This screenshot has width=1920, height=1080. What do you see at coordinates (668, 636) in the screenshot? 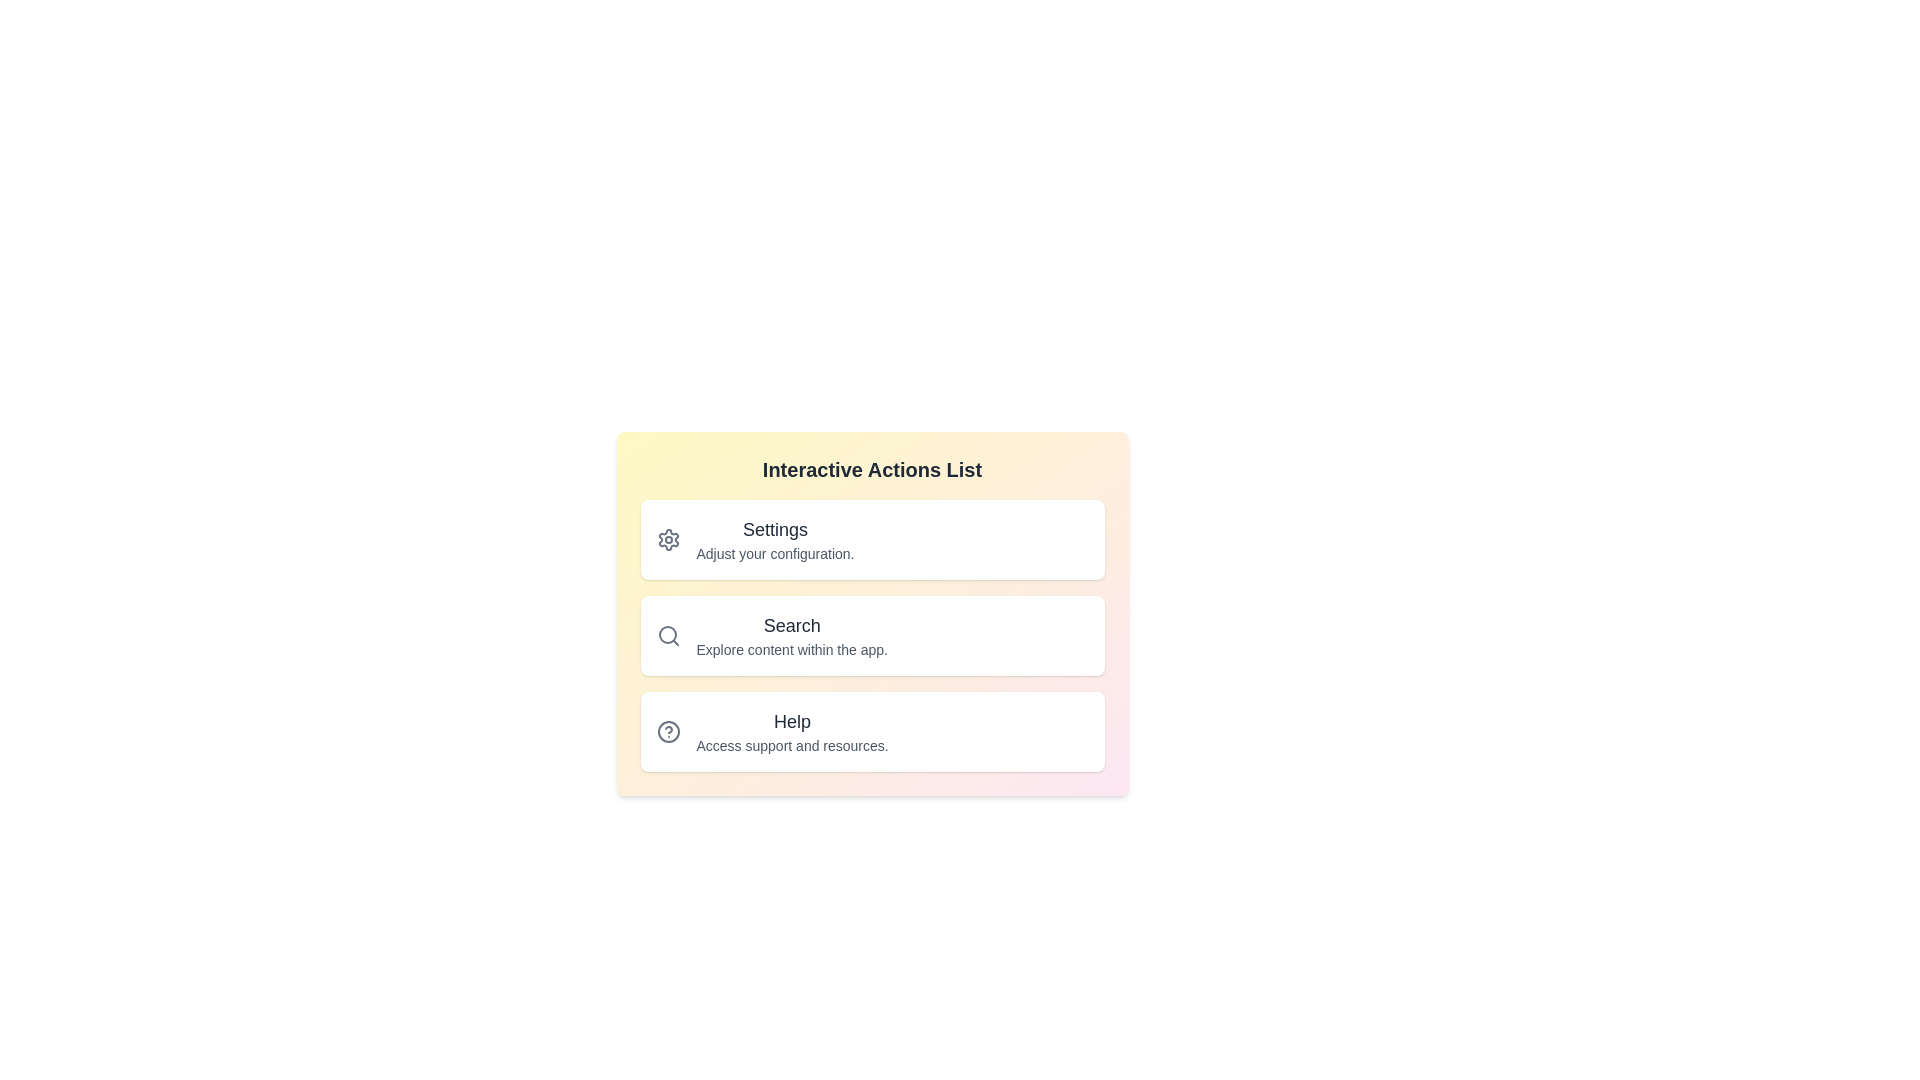
I see `the icon for the Search list item` at bounding box center [668, 636].